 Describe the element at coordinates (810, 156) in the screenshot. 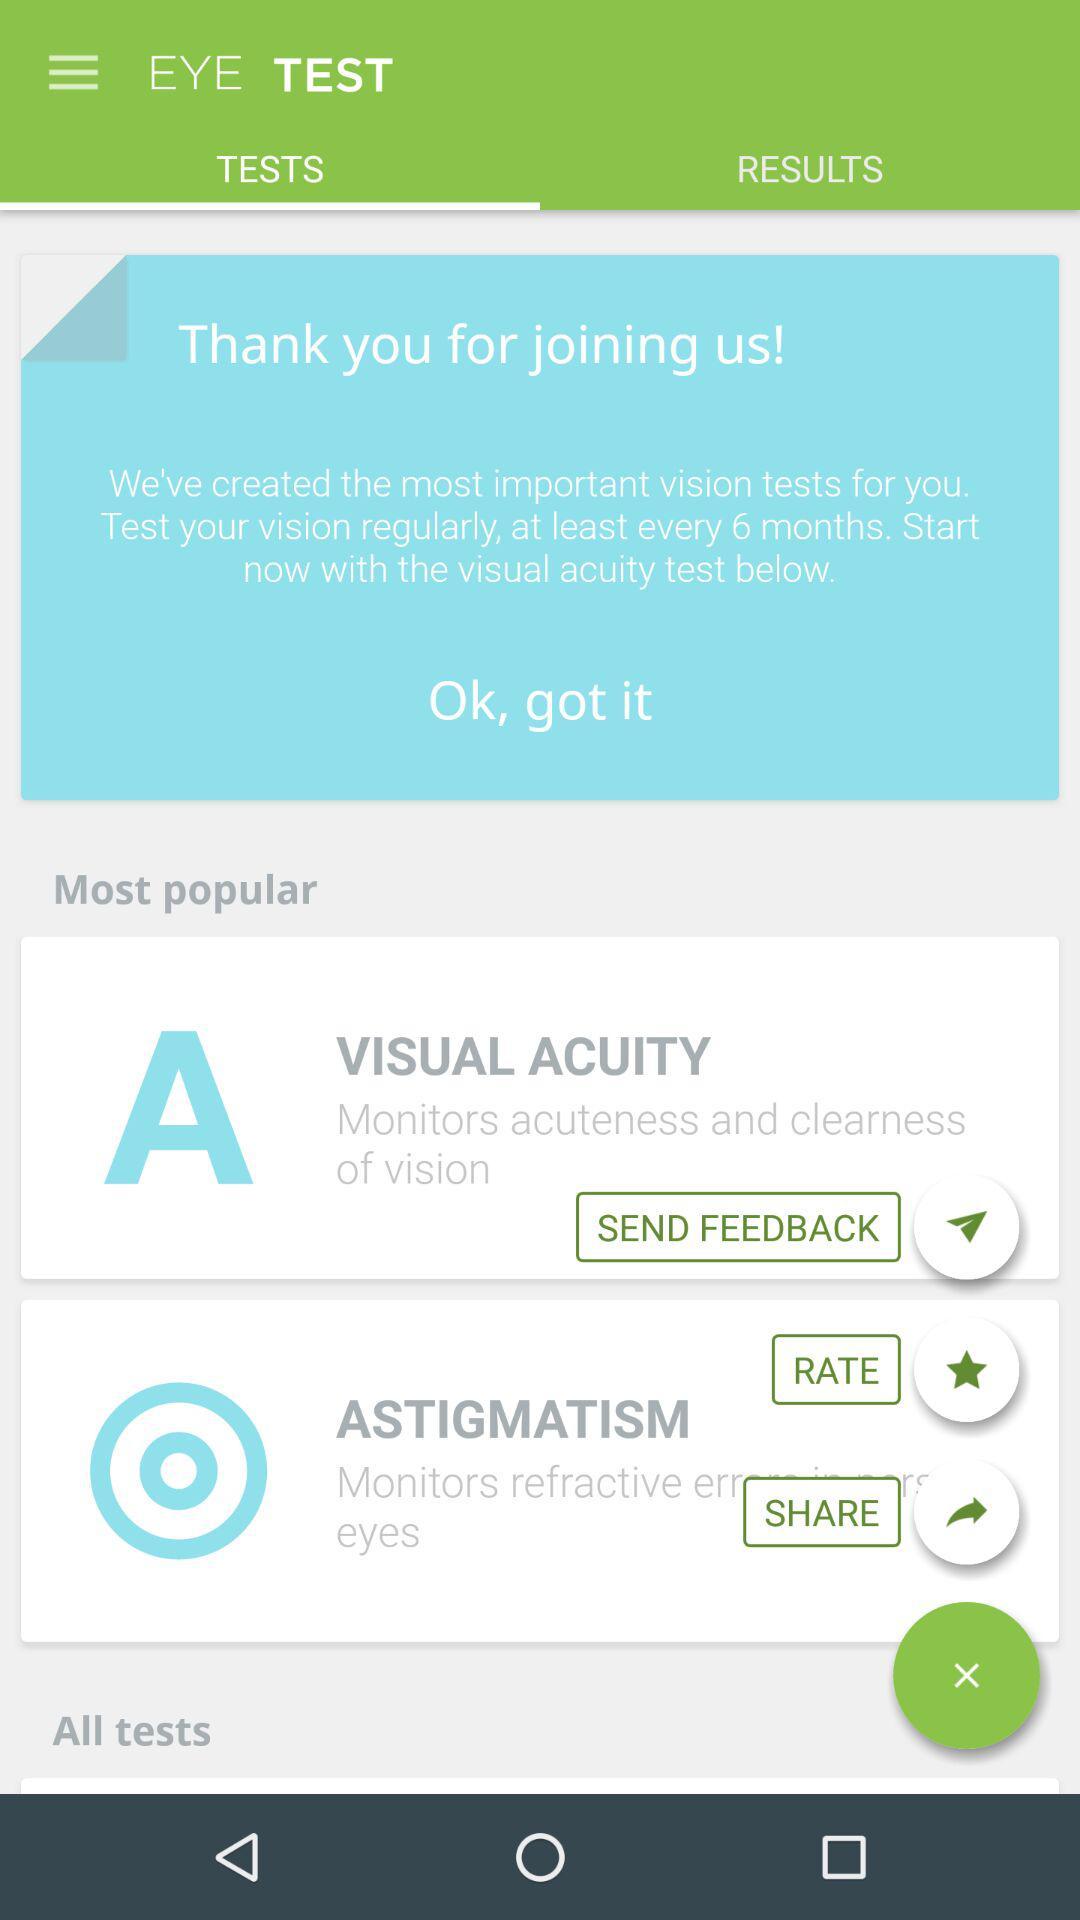

I see `the results` at that location.